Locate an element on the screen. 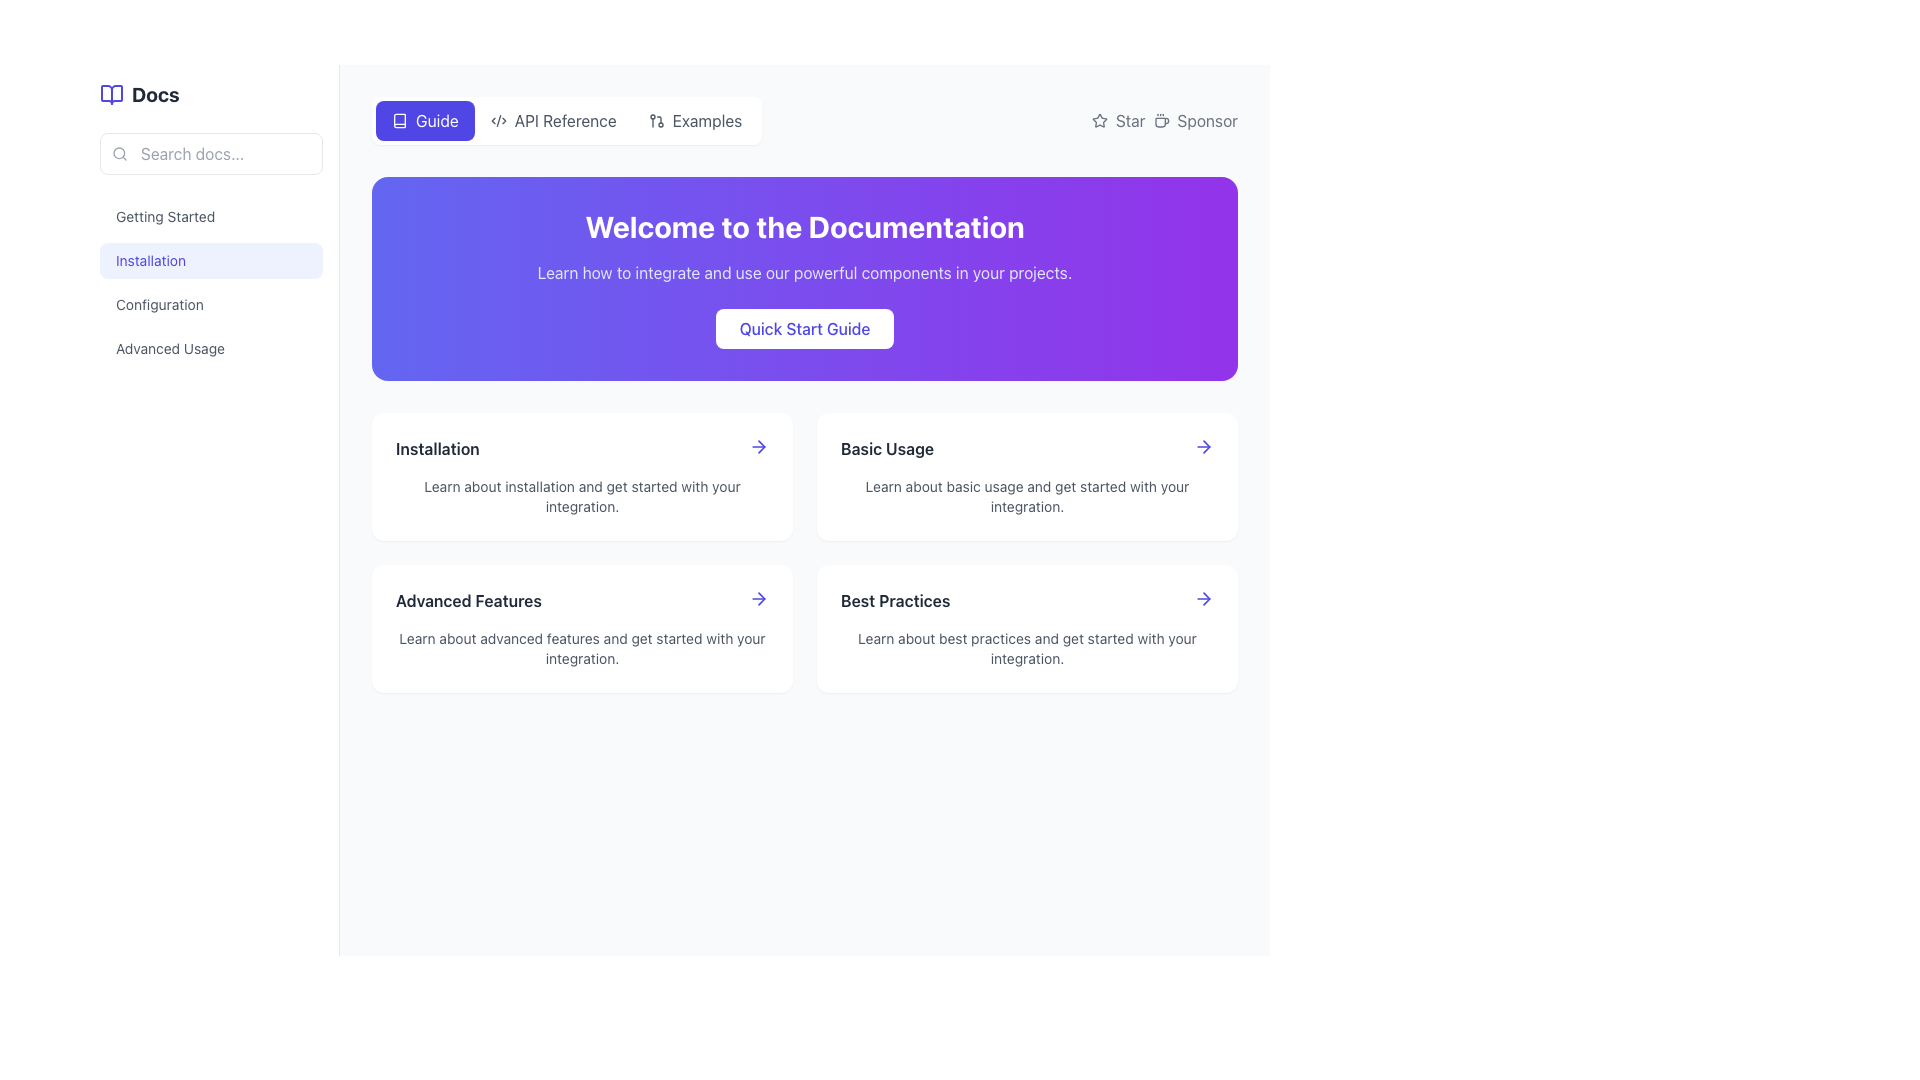 The image size is (1920, 1080). the indigo 'Guide' button, which is the first button in a group of three at the top-left corner of the main content area, to activate hover effects is located at coordinates (424, 120).